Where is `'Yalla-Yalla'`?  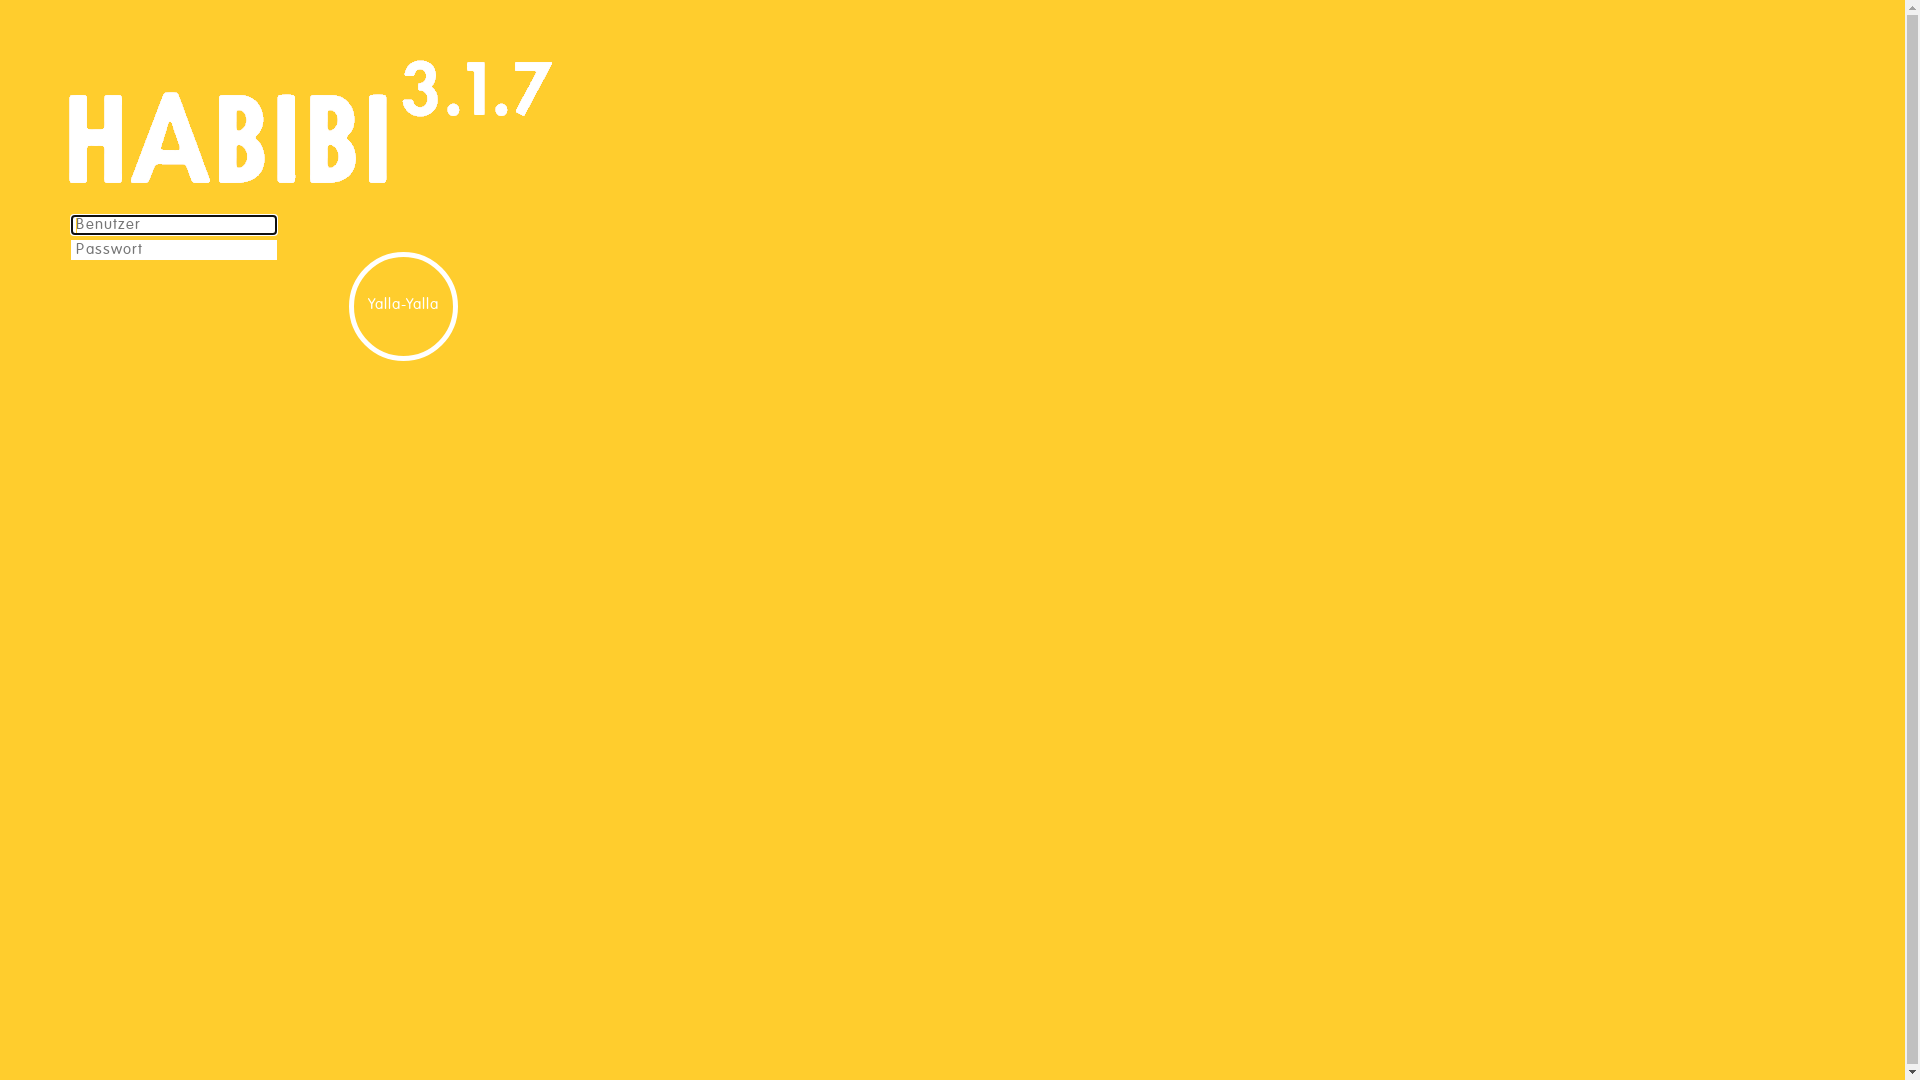 'Yalla-Yalla' is located at coordinates (402, 306).